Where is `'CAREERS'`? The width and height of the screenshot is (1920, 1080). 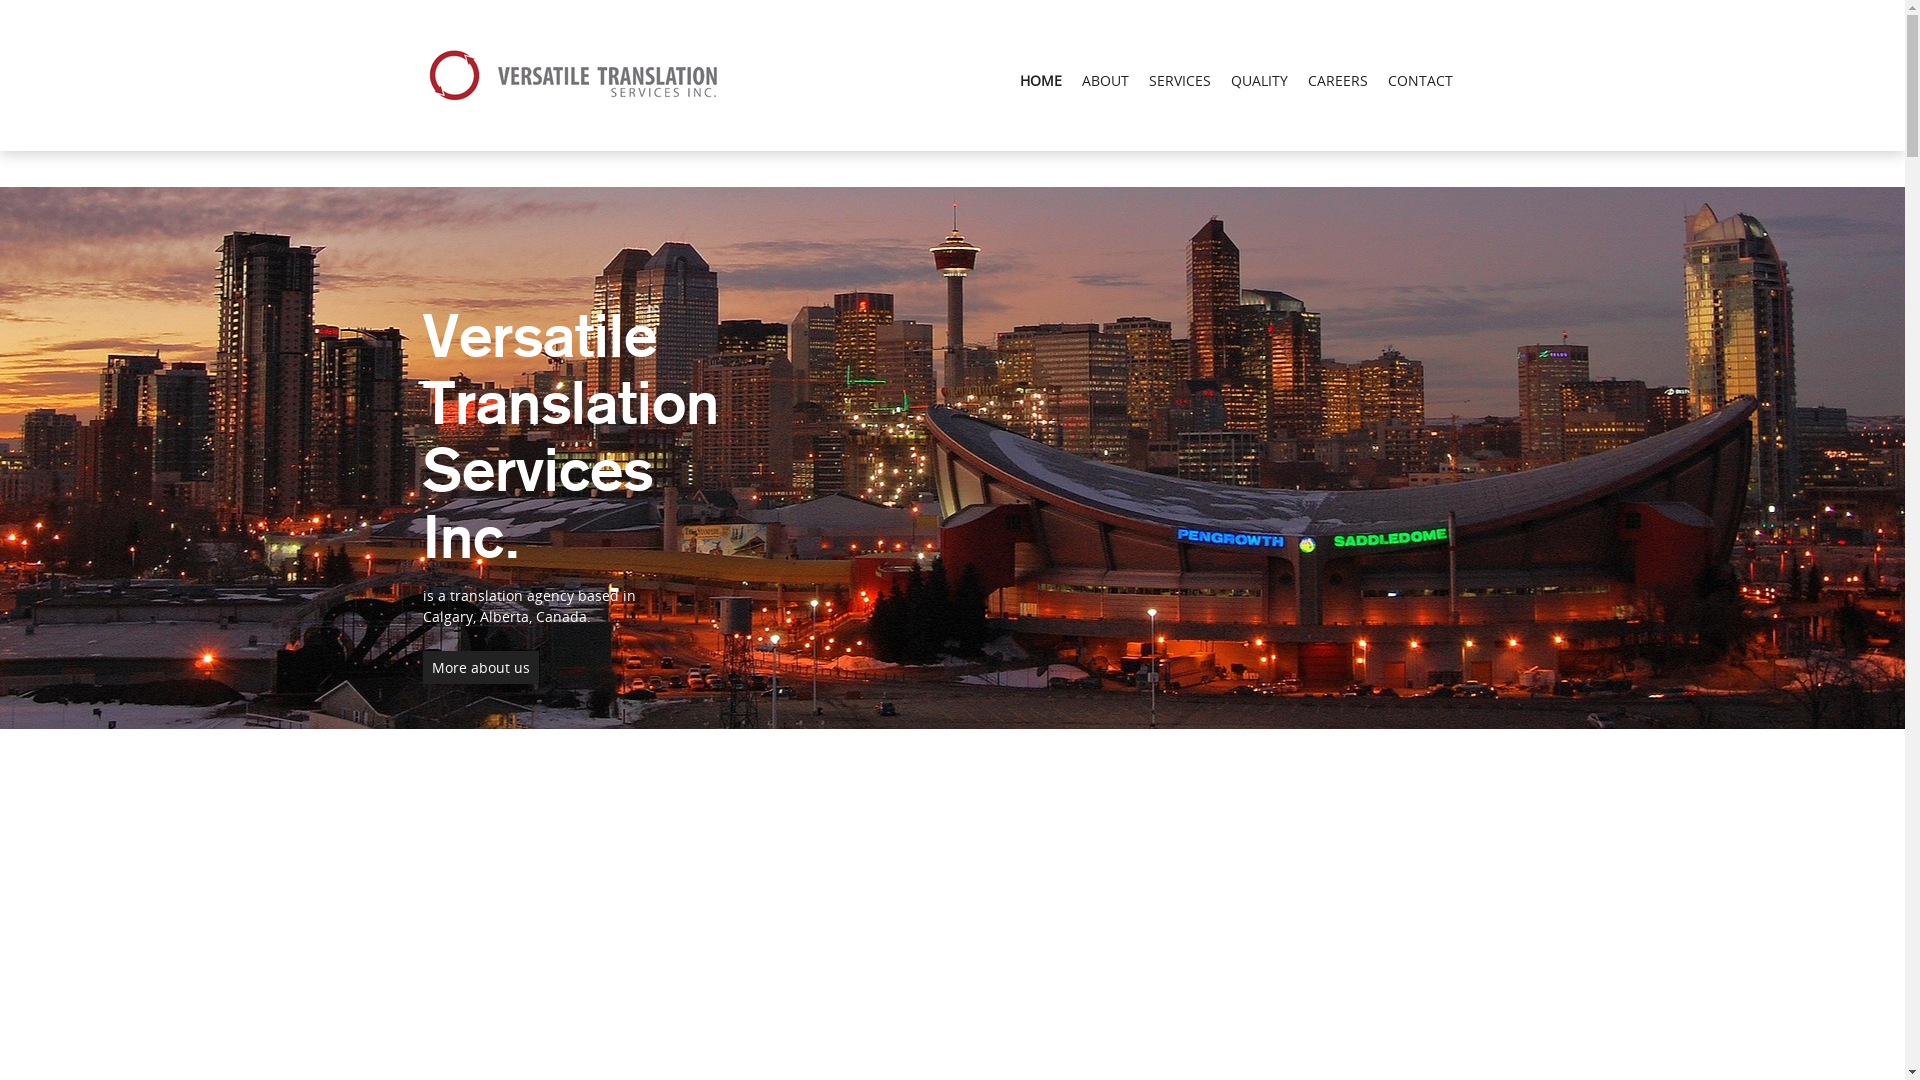
'CAREERS' is located at coordinates (1338, 79).